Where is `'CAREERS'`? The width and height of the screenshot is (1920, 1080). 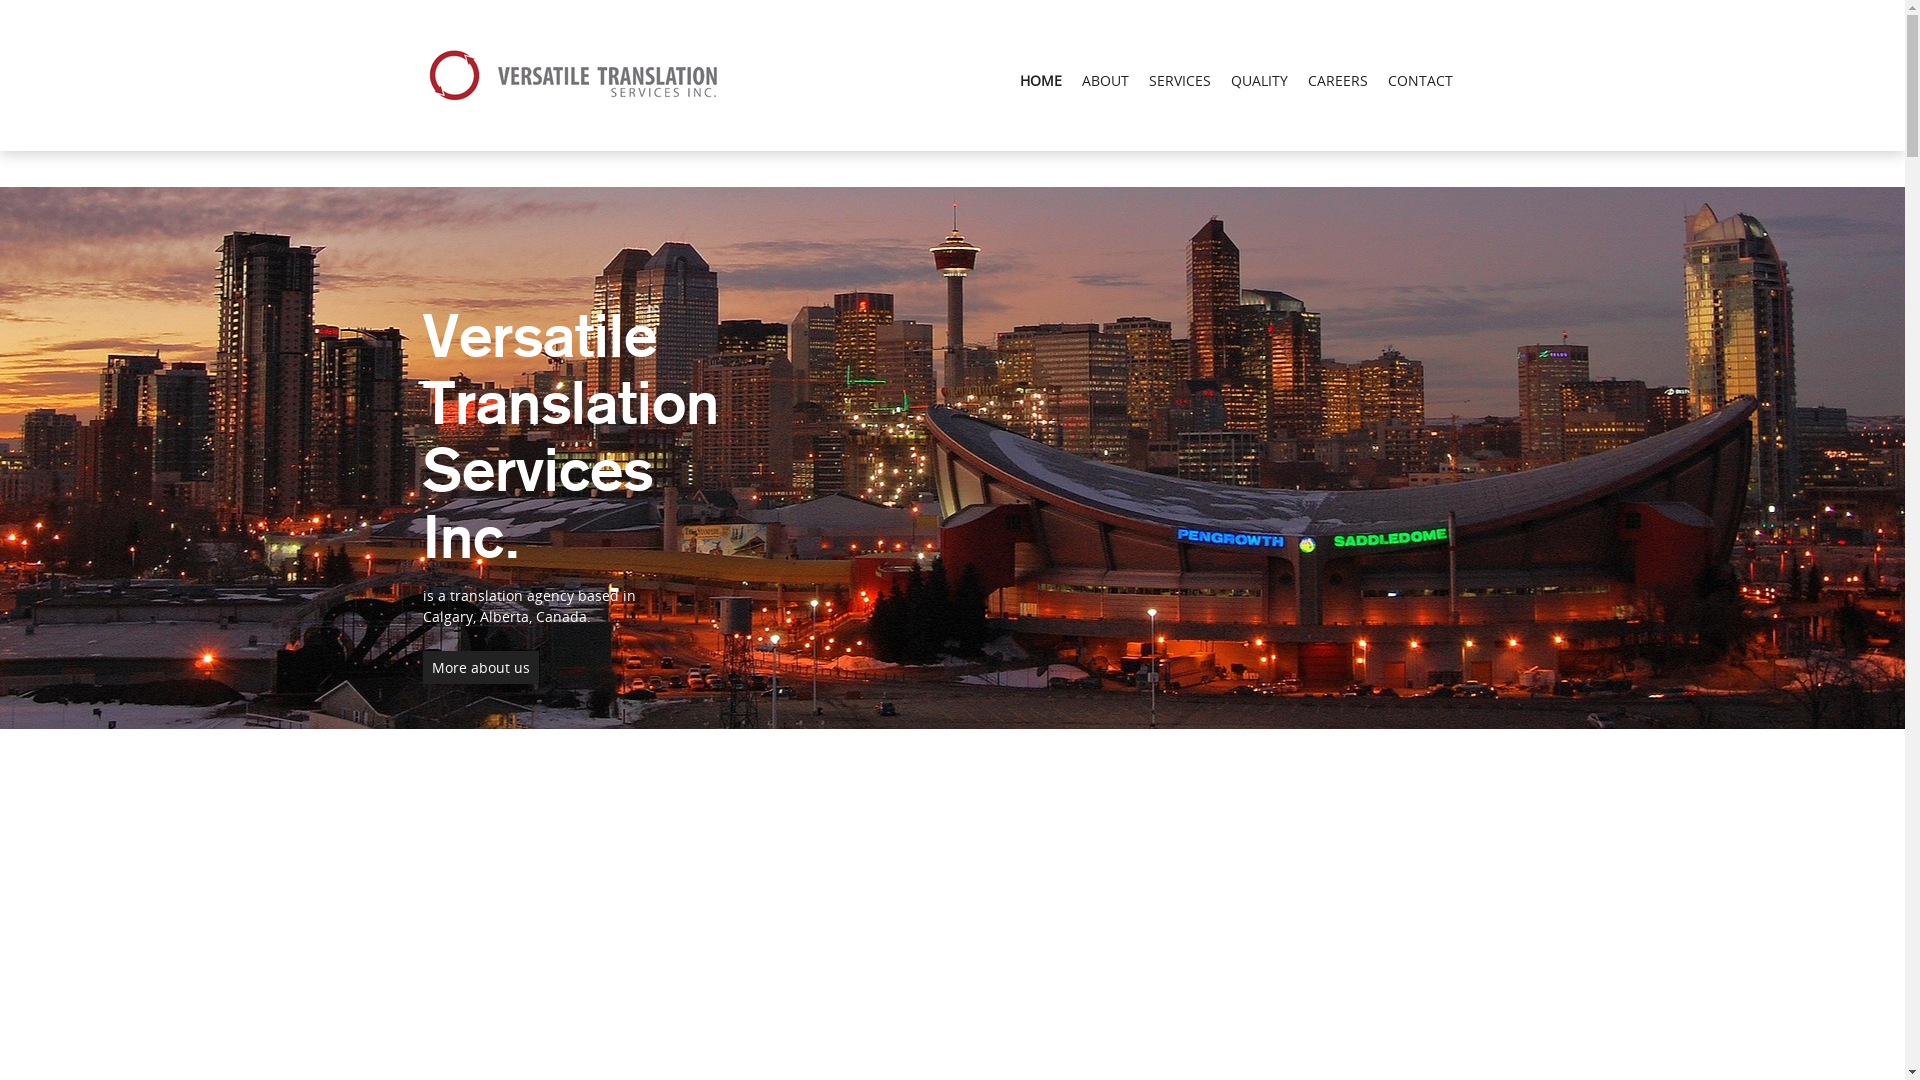
'CAREERS' is located at coordinates (1338, 79).